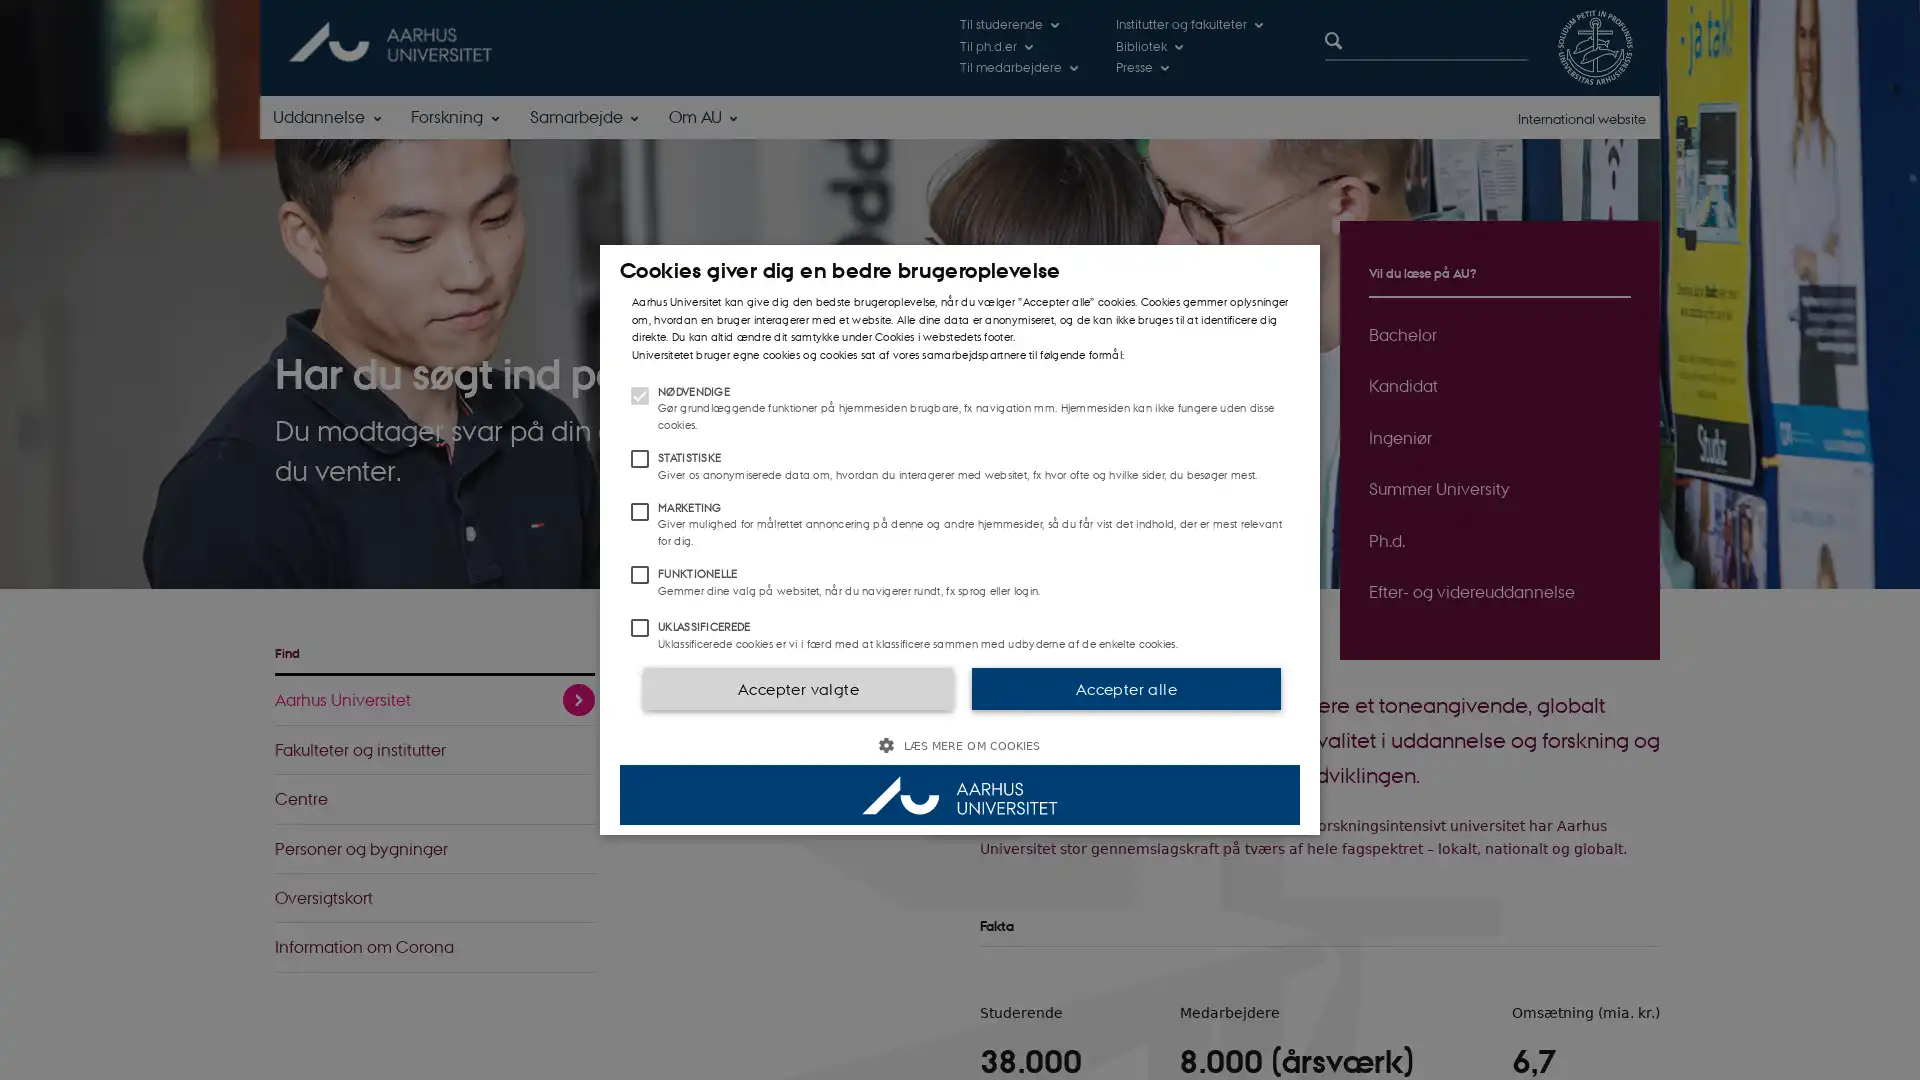 The width and height of the screenshot is (1920, 1080). I want to click on Accepter valgte, so click(796, 686).